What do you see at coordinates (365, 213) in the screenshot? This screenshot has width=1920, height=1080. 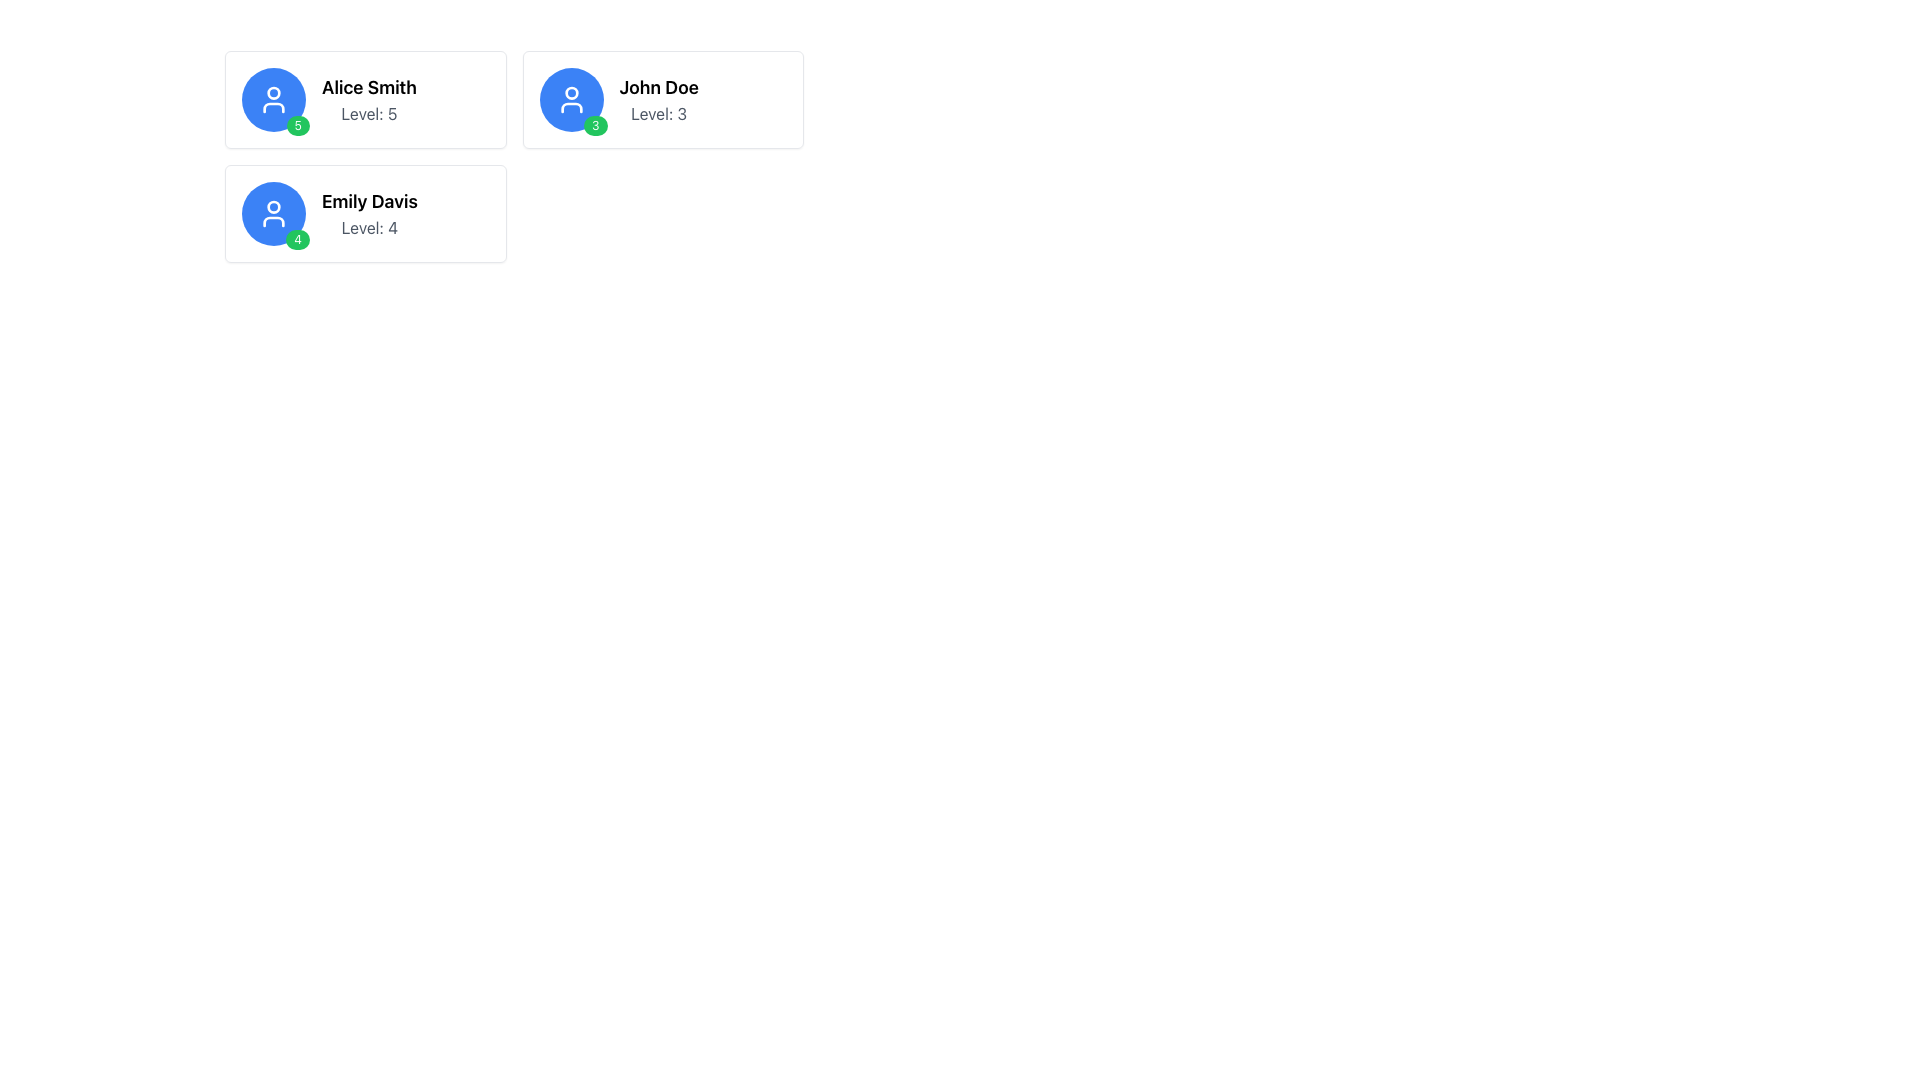 I see `the card-type UI element displaying 'Emily Davis' with a user profile icon and a green badge showing '4', positioned in the second row and first column of the grid` at bounding box center [365, 213].